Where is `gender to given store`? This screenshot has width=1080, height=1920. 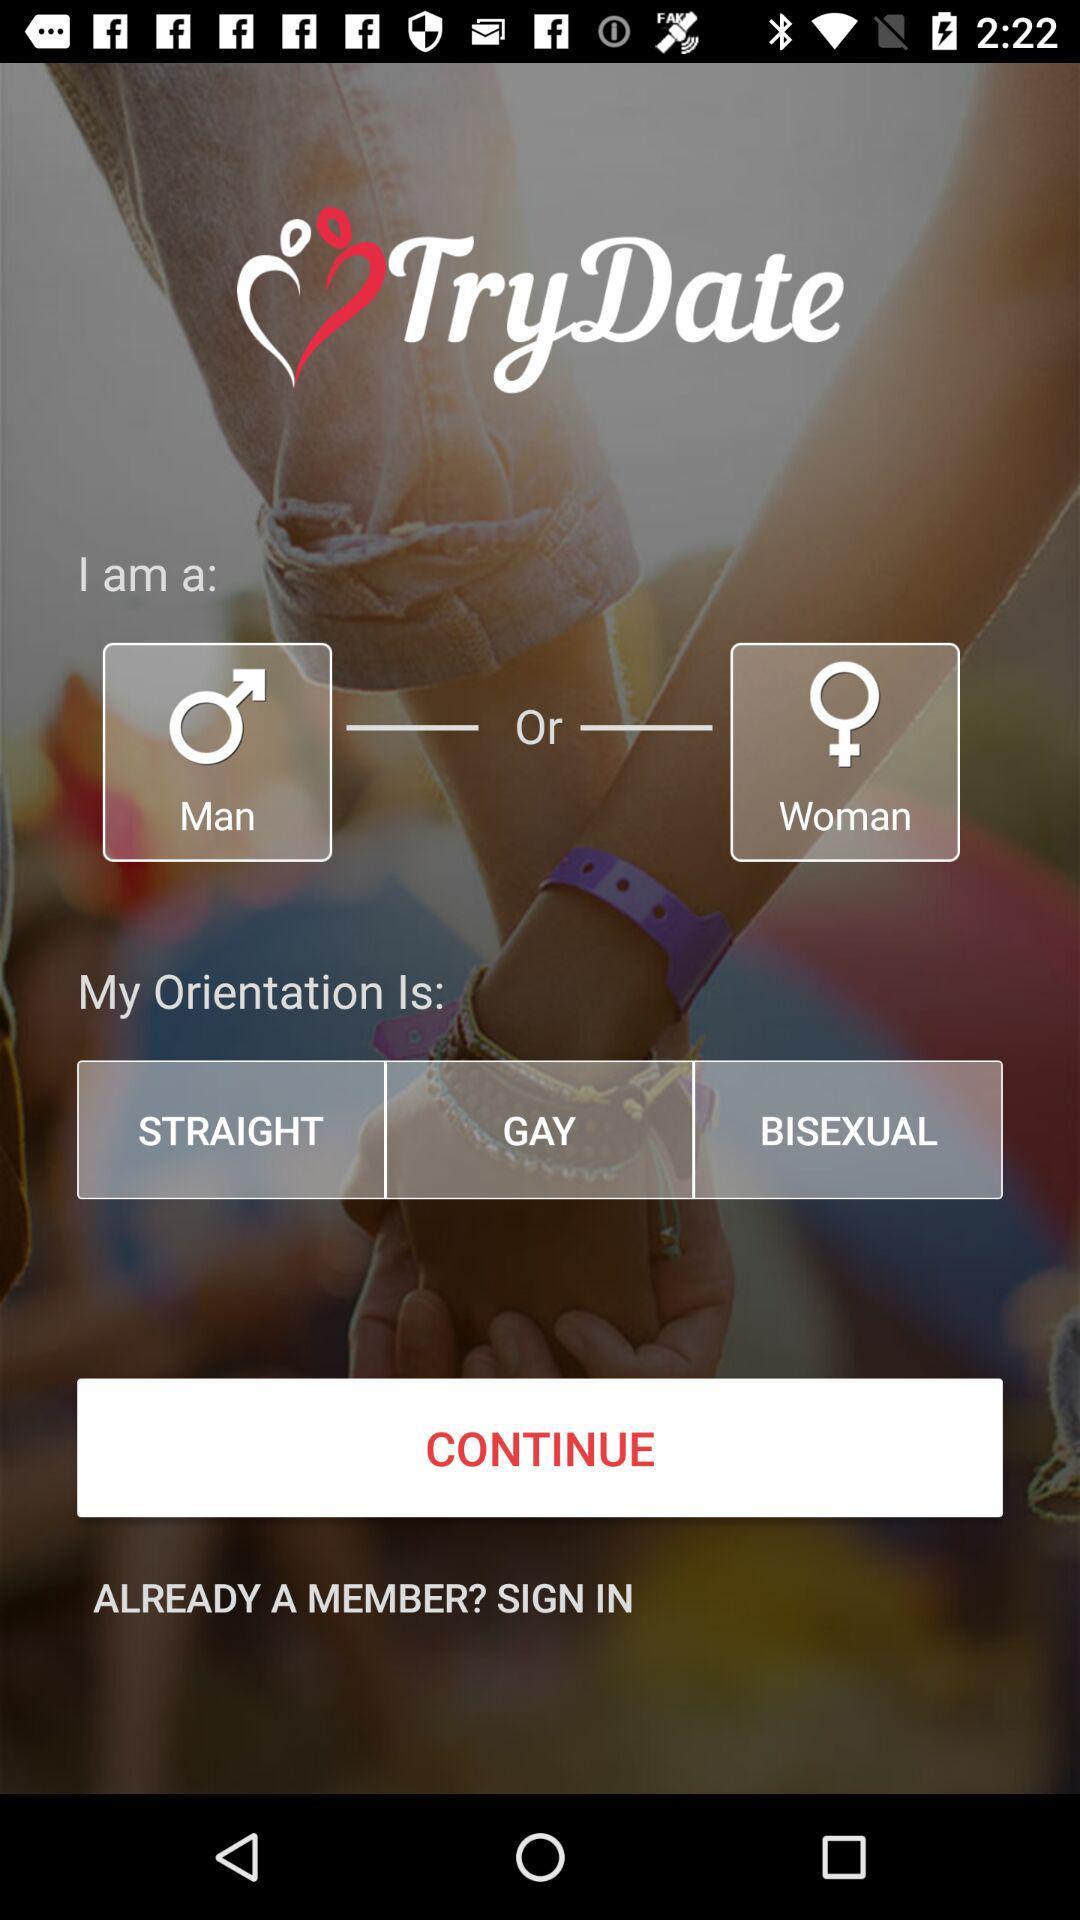 gender to given store is located at coordinates (845, 751).